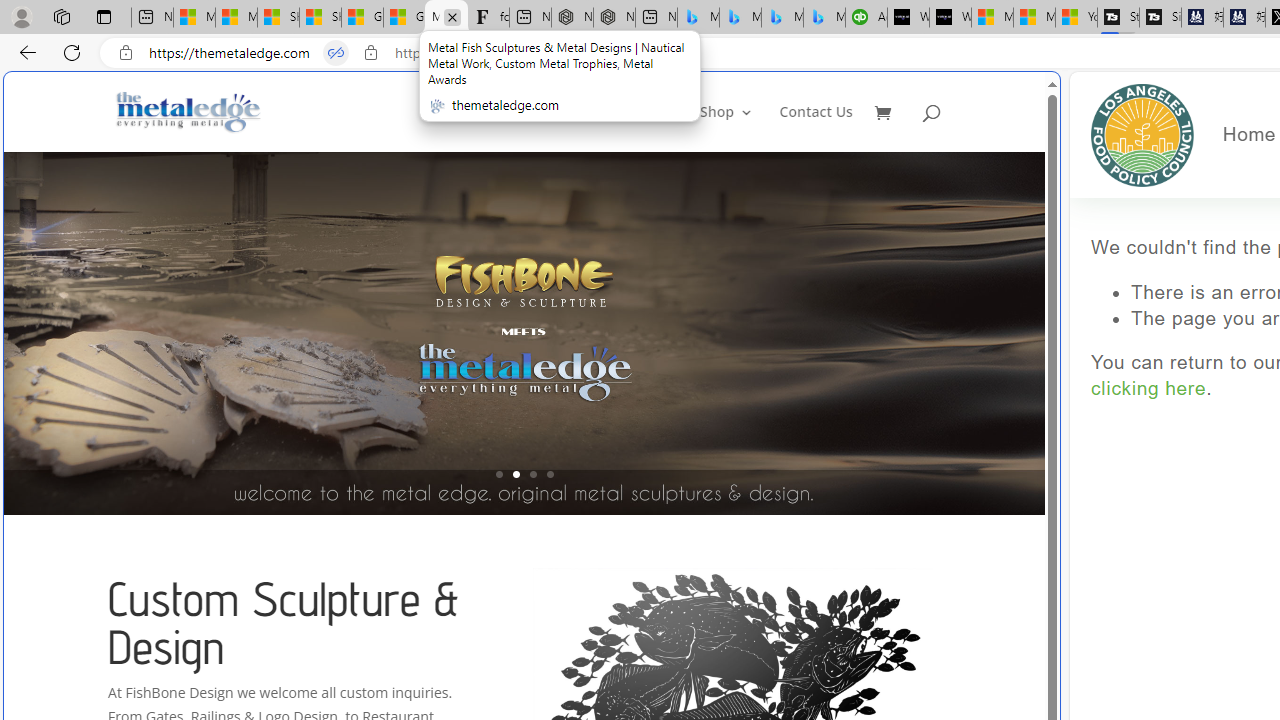  Describe the element at coordinates (533, 474) in the screenshot. I see `'3'` at that location.